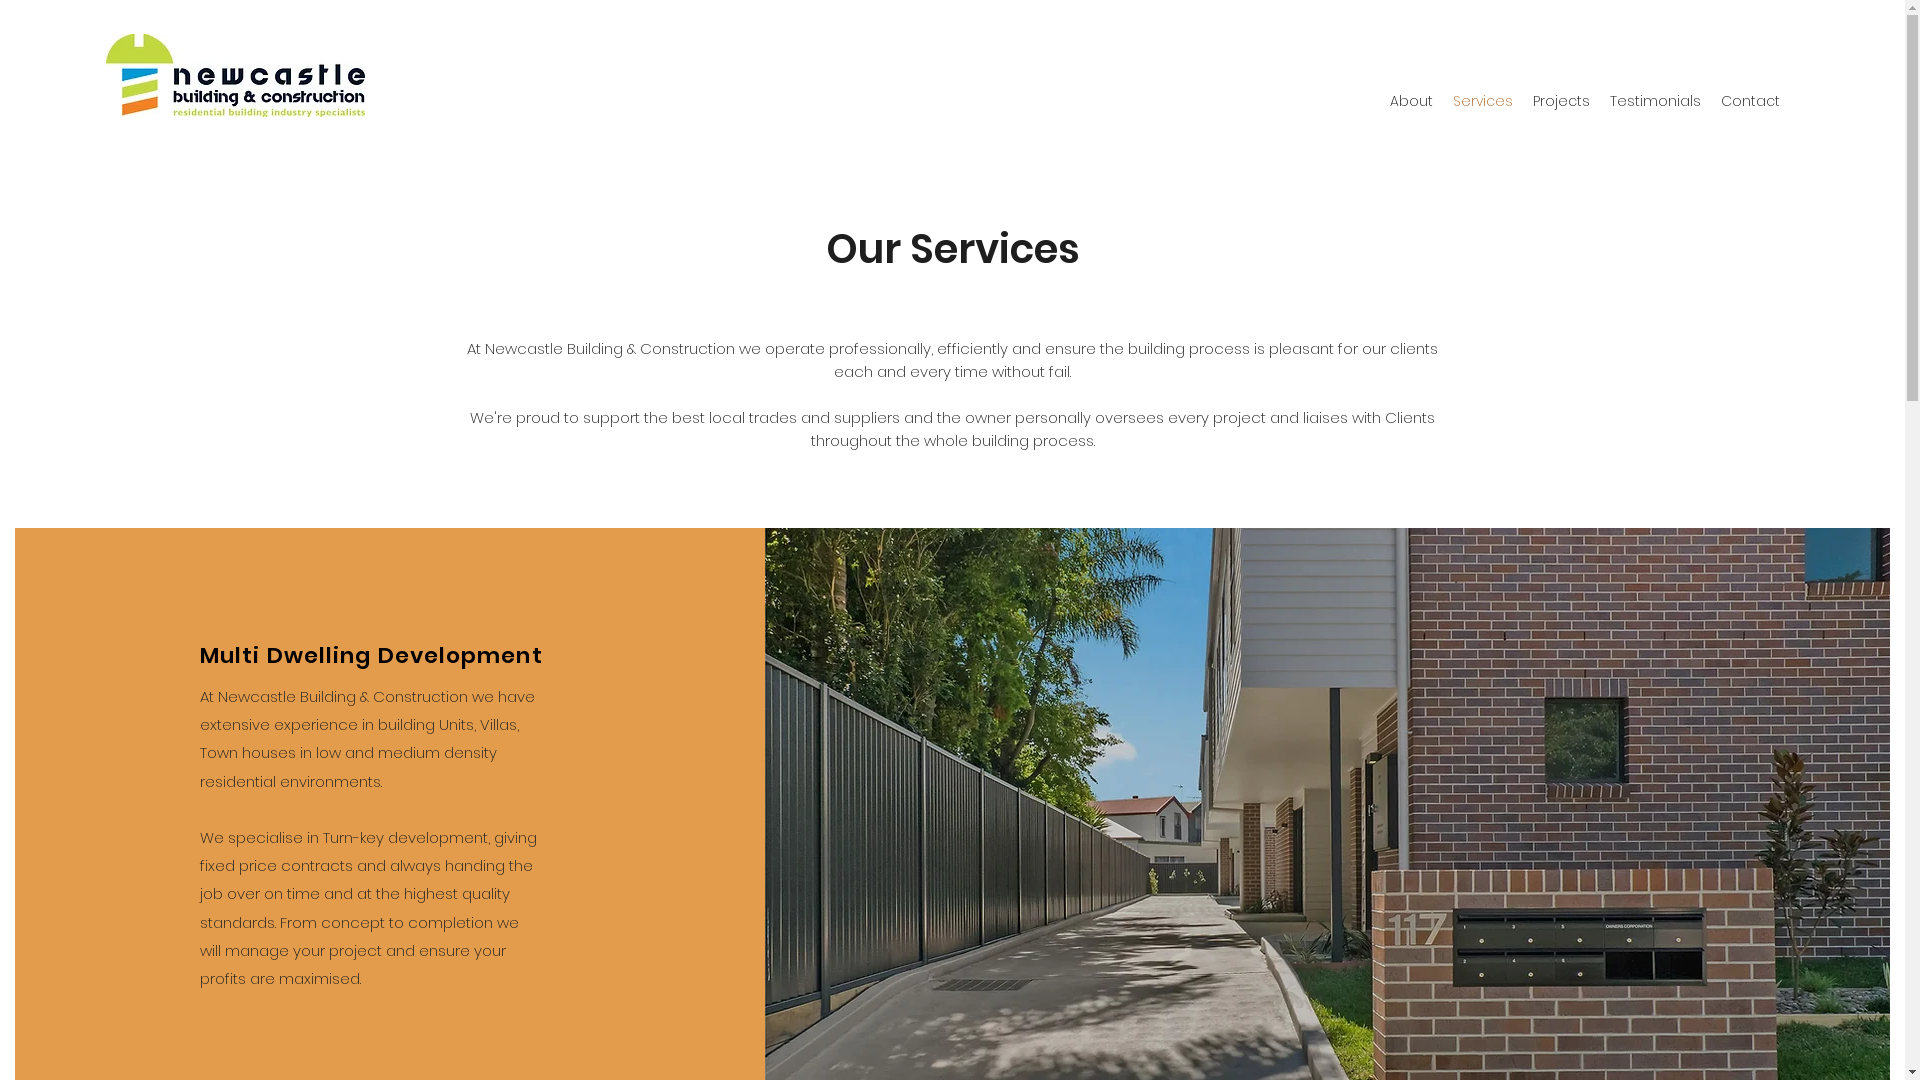  Describe the element at coordinates (1560, 101) in the screenshot. I see `'Projects'` at that location.